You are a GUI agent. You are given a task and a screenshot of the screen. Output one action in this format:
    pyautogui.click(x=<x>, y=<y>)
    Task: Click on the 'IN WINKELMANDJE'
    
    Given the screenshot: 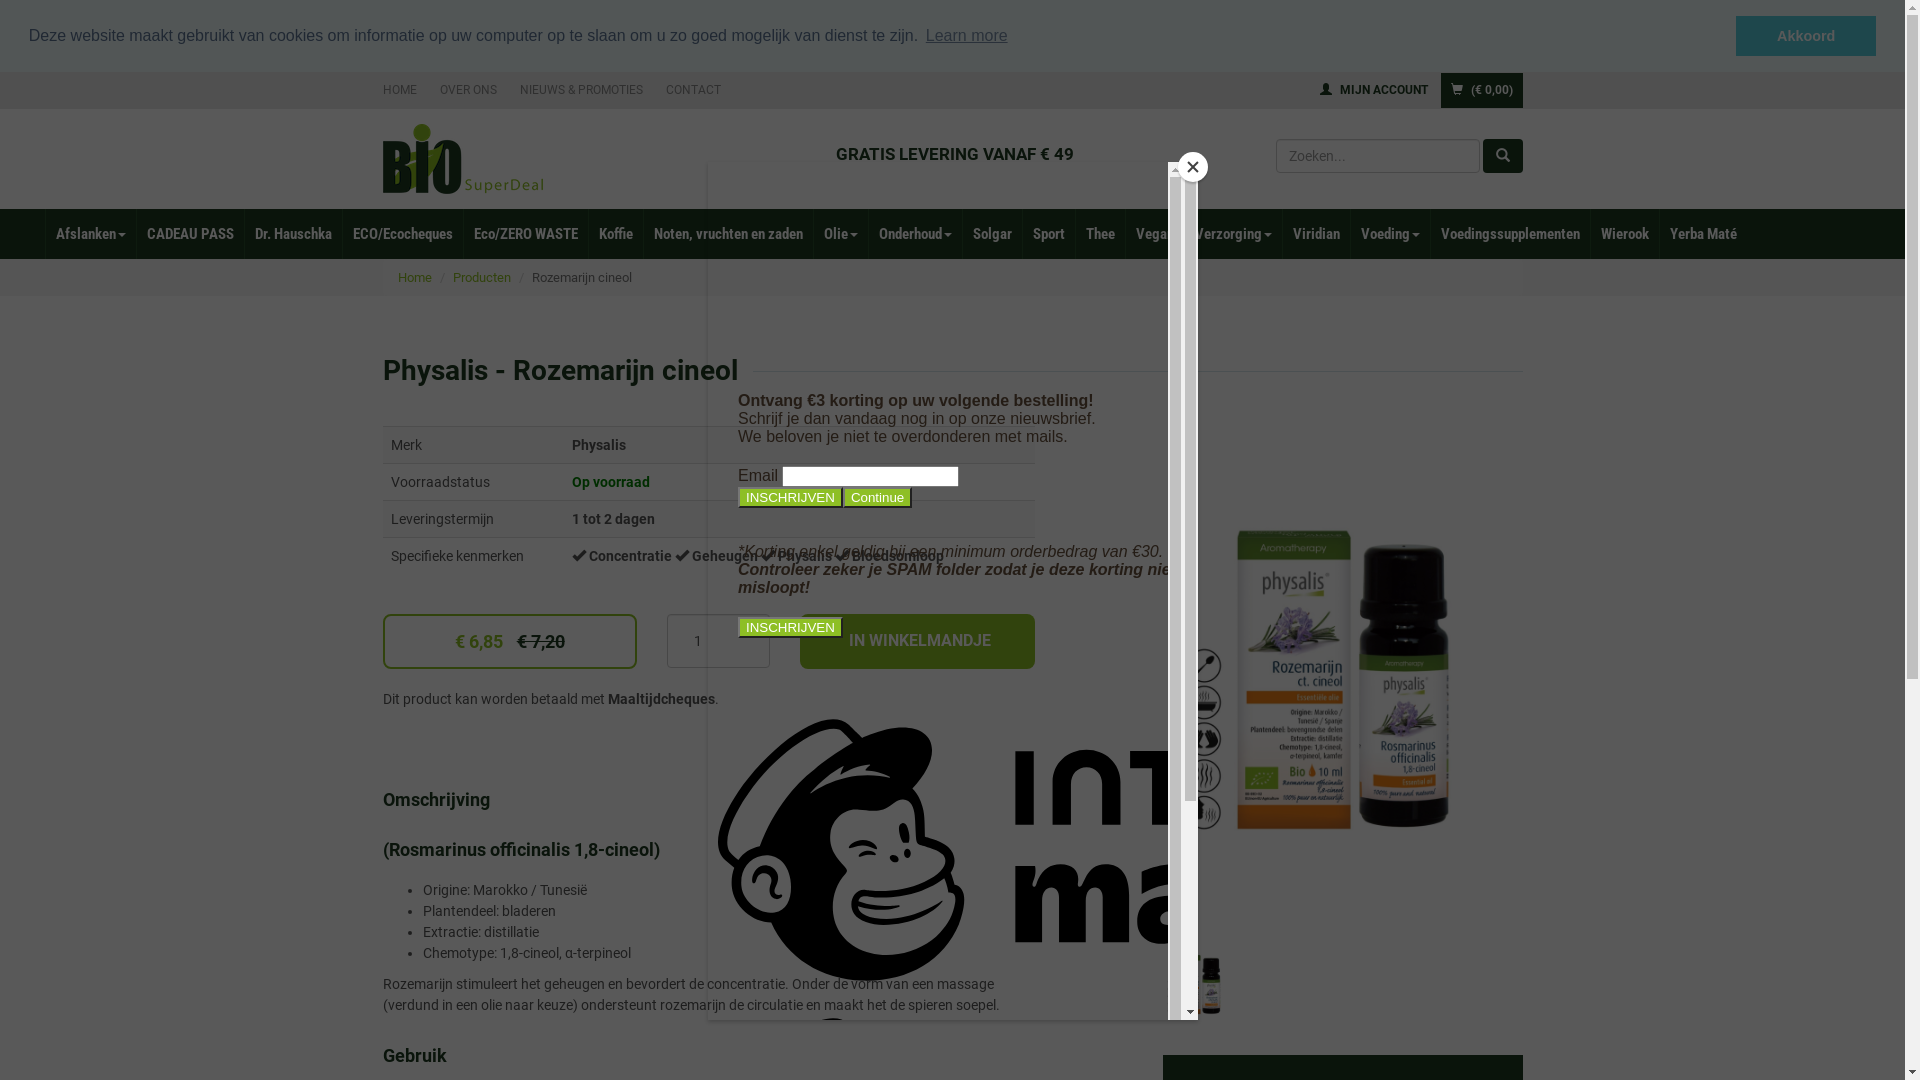 What is the action you would take?
    pyautogui.click(x=916, y=641)
    